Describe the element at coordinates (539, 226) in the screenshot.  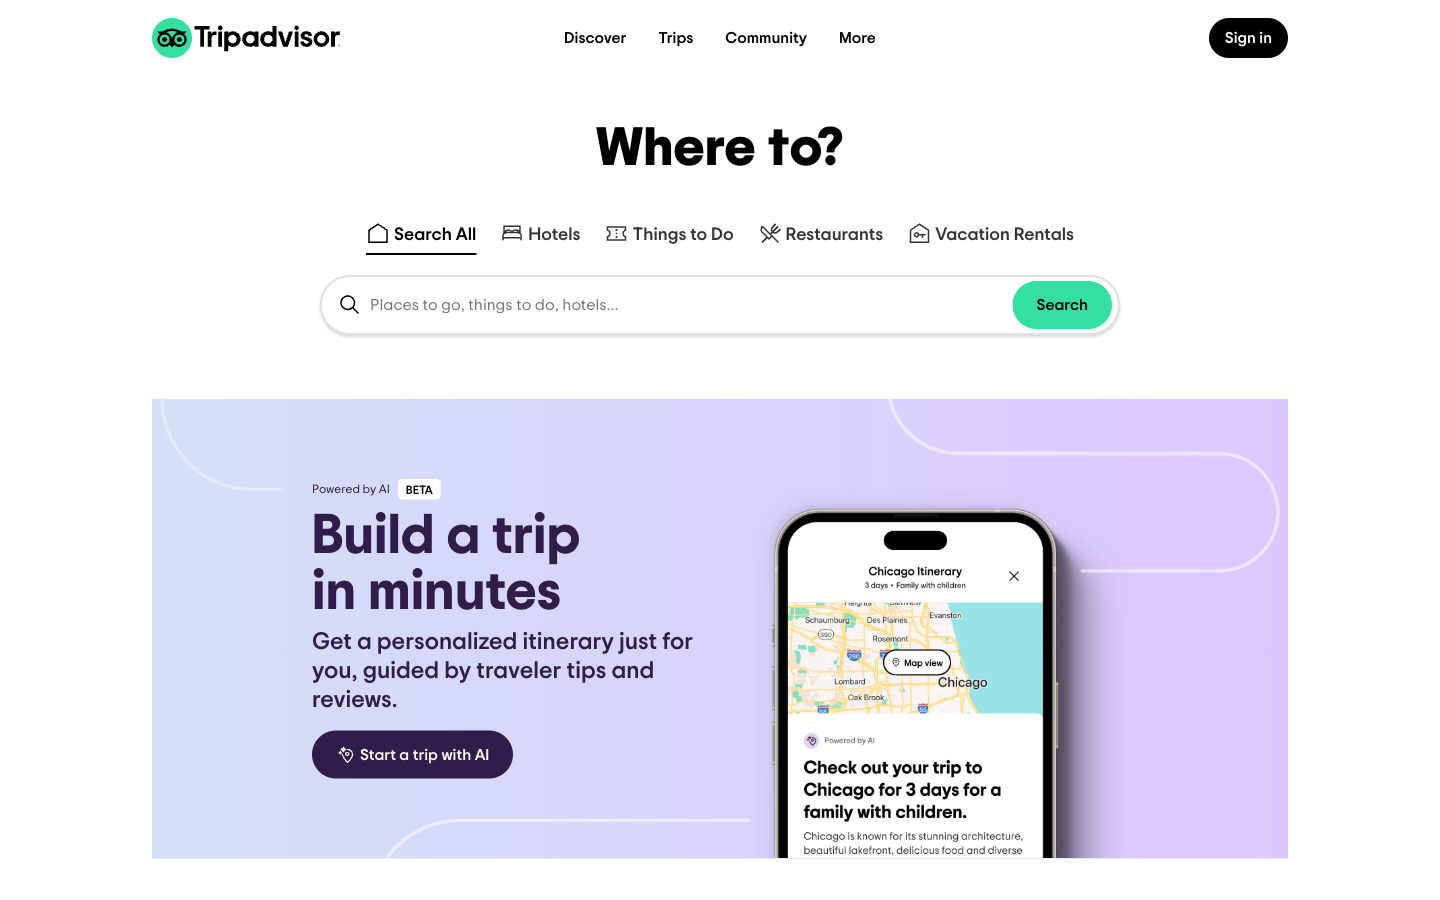
I see `Enter "Paris" in the search area and proceed with the search operation` at that location.